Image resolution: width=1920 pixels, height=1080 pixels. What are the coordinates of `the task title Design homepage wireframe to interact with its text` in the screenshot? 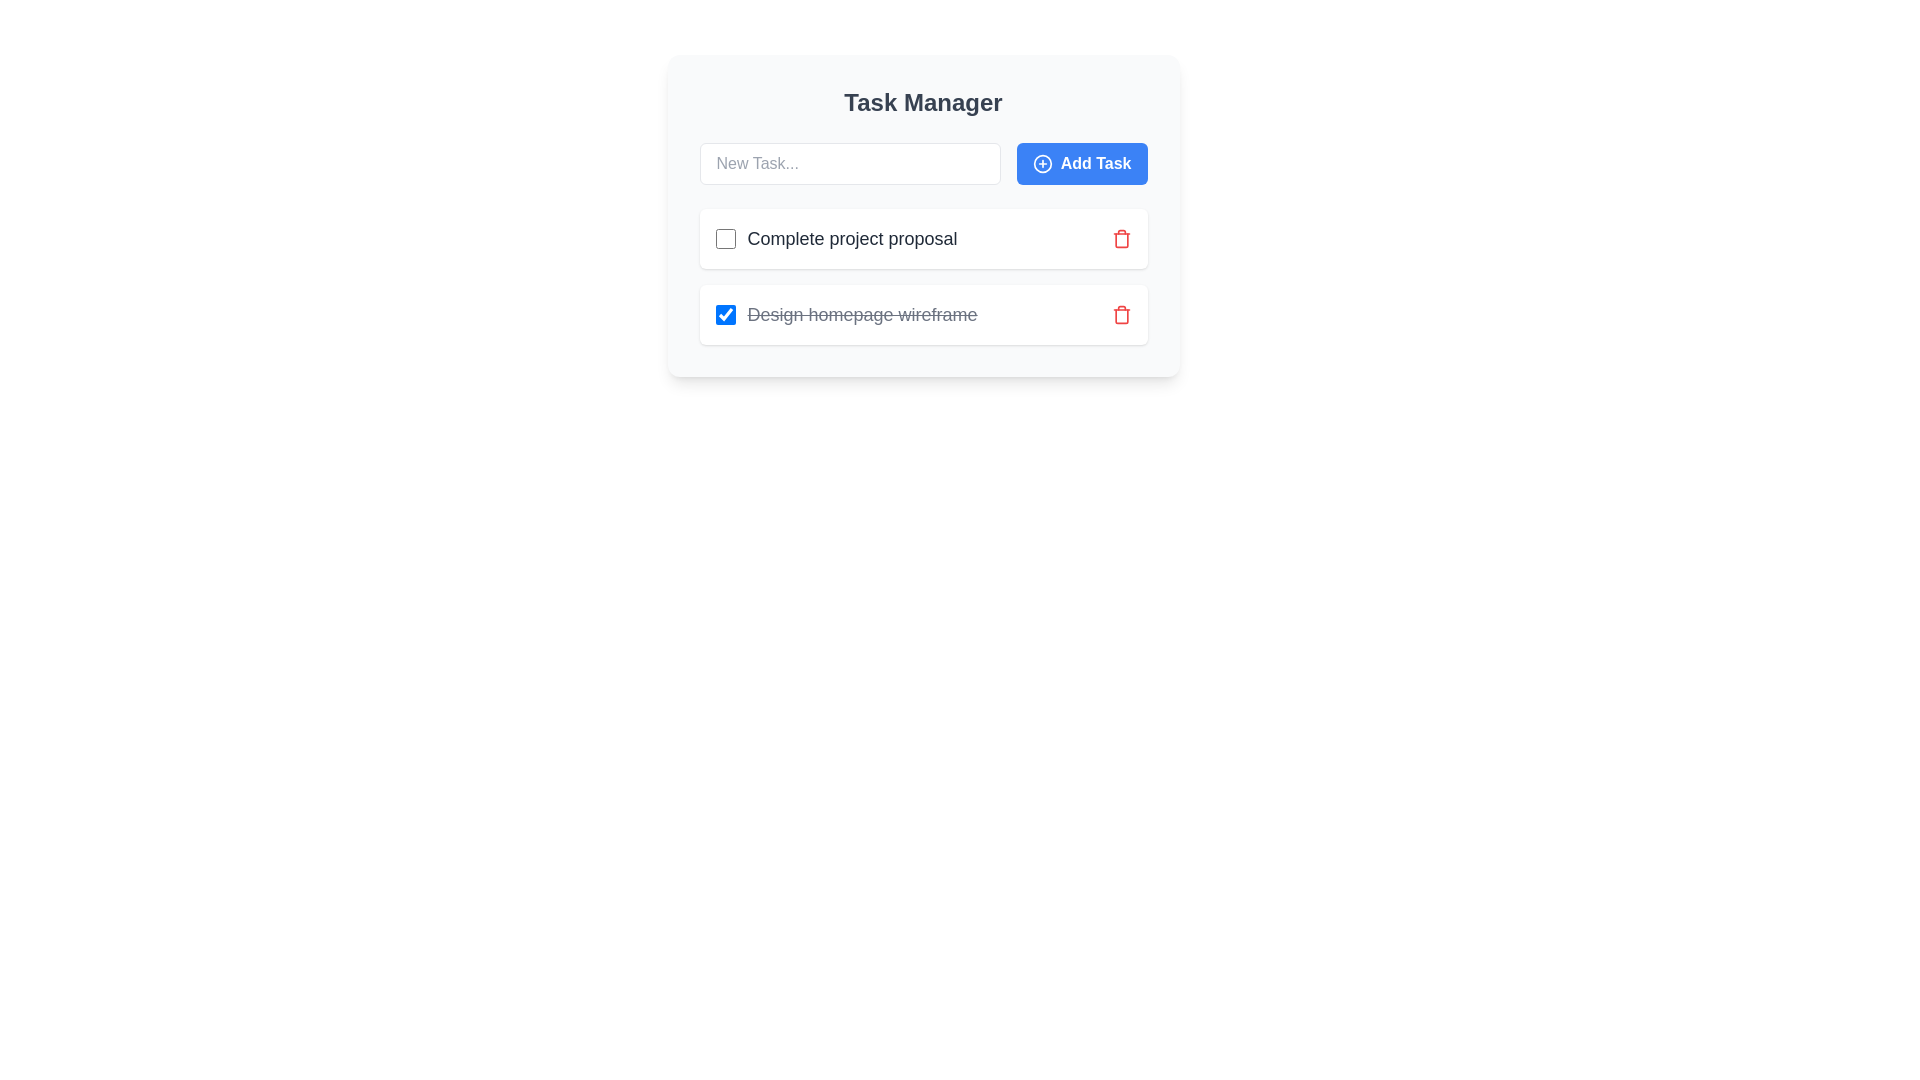 It's located at (846, 315).